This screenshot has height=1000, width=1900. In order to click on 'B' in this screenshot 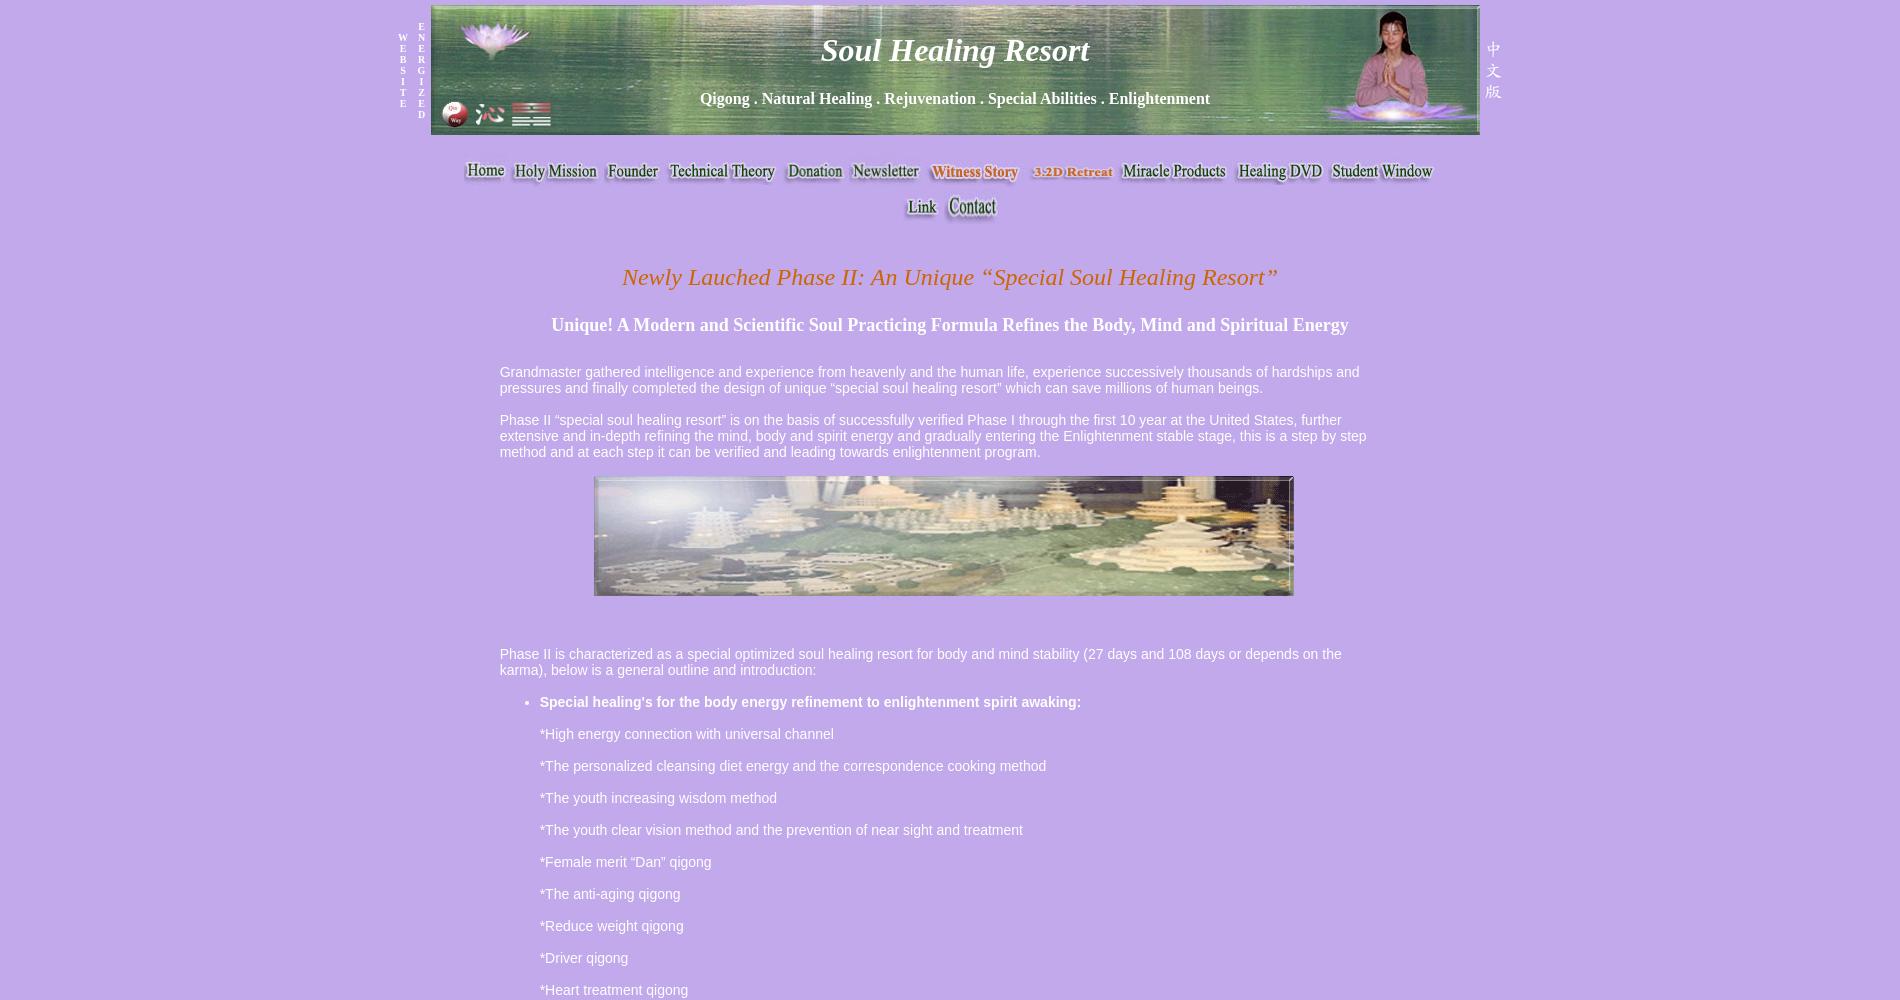, I will do `click(398, 58)`.